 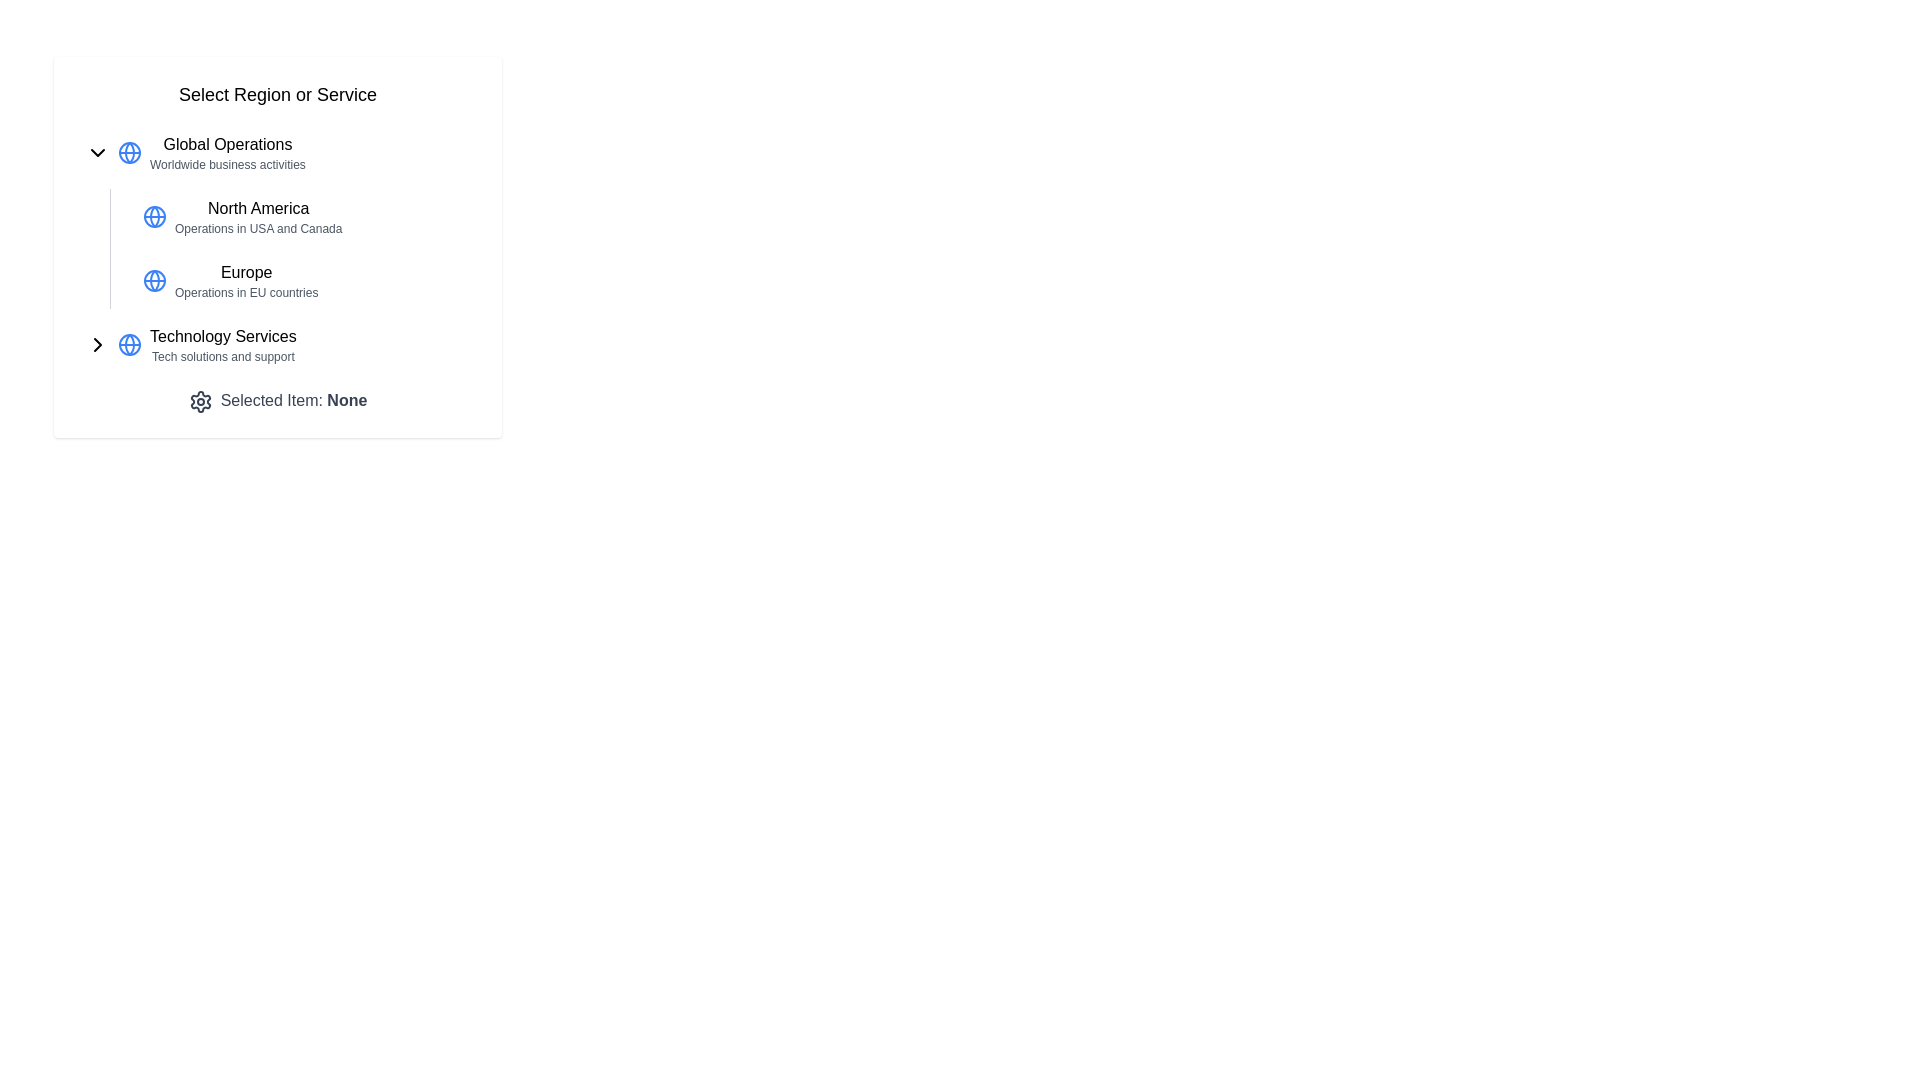 What do you see at coordinates (301, 216) in the screenshot?
I see `the 'North America' selectable list item, which features a blue globe icon and a description below the main text, to highlight it` at bounding box center [301, 216].